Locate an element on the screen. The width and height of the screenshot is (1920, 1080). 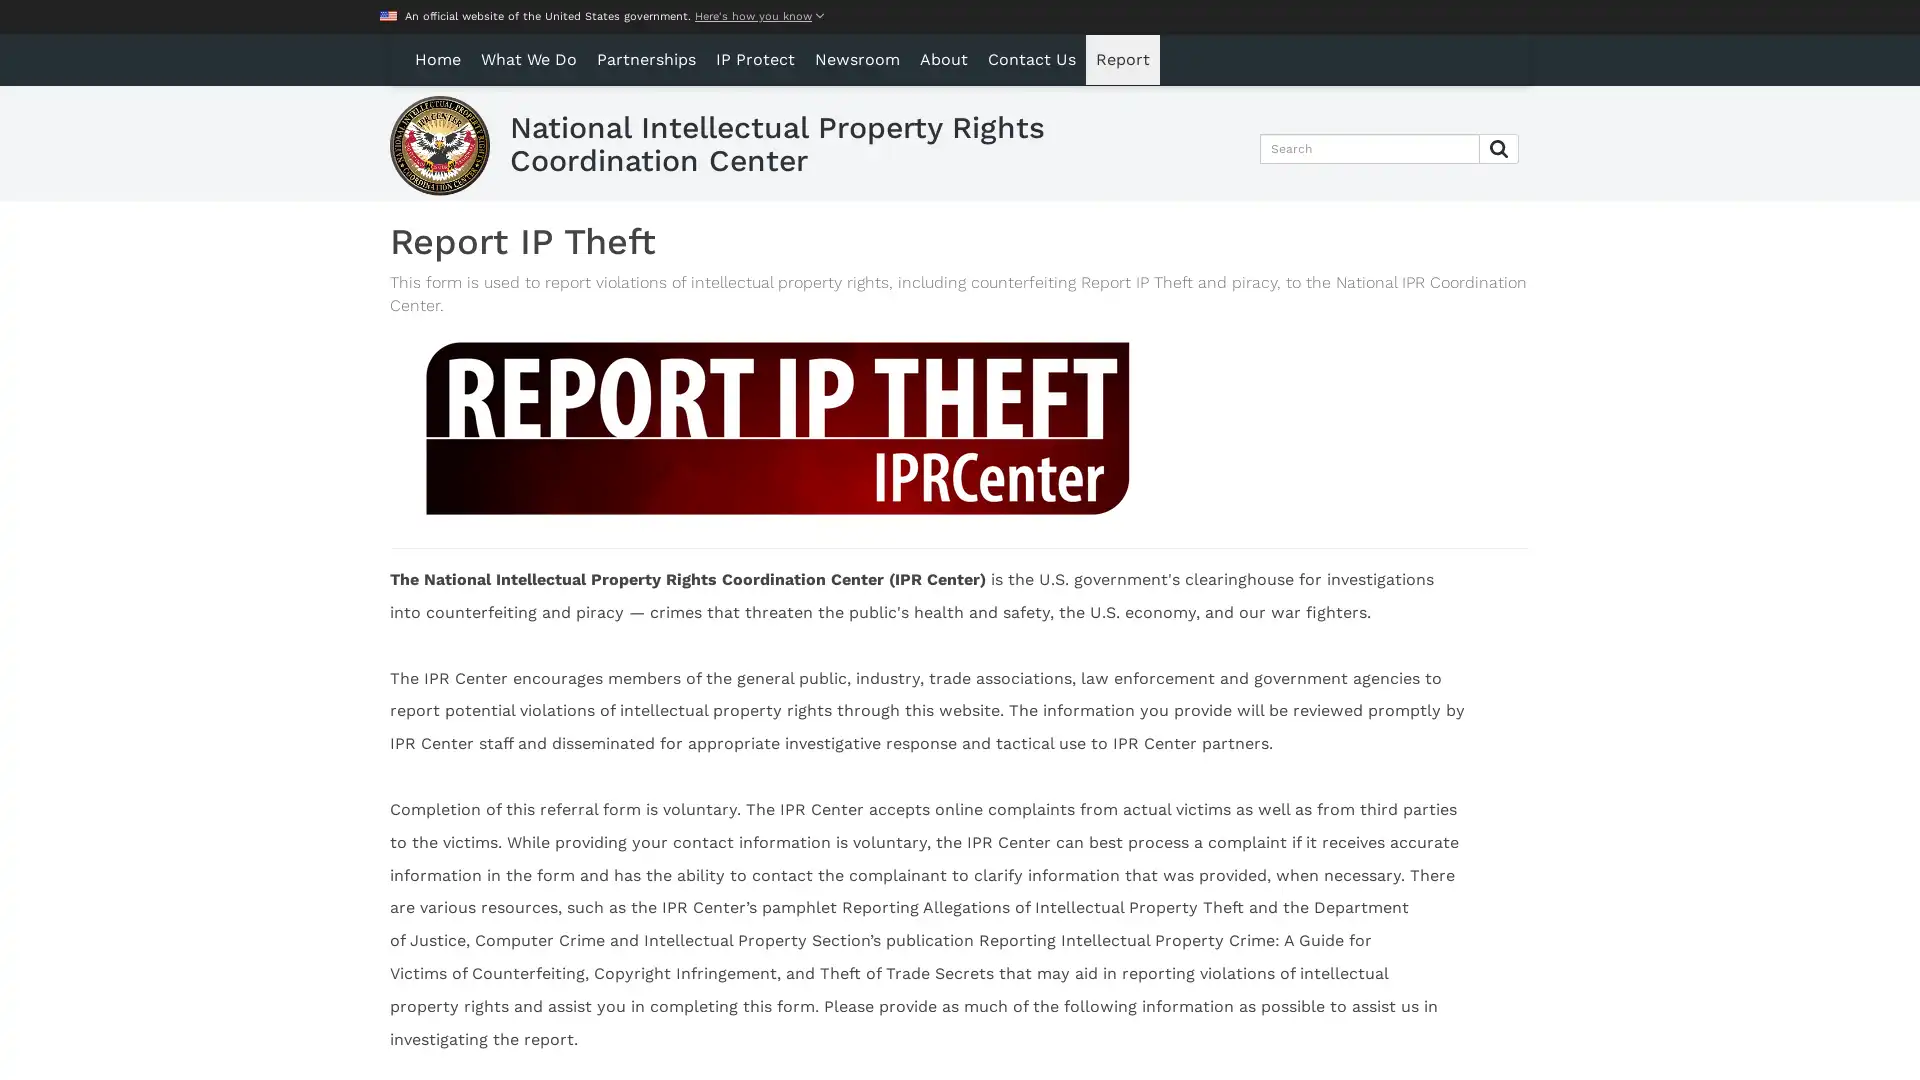
Submit Search is located at coordinates (1498, 146).